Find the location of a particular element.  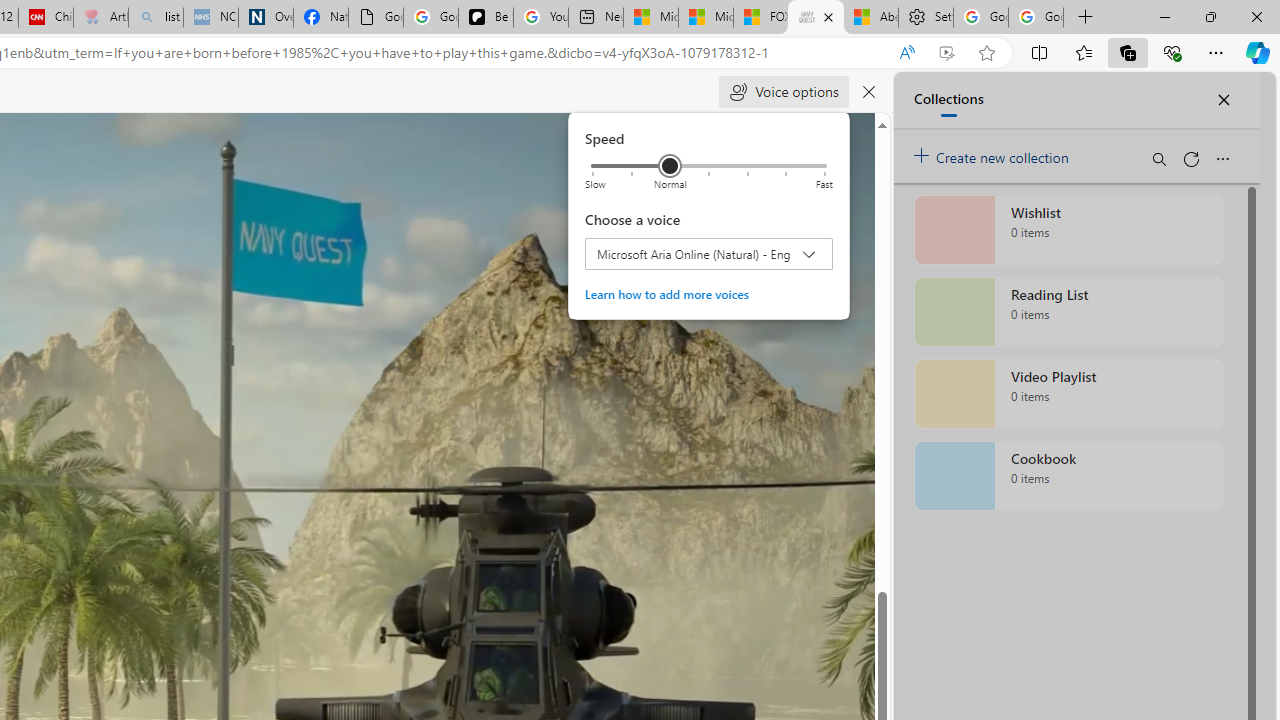

'Arthritis: Ask Health Professionals - Sleeping' is located at coordinates (100, 17).